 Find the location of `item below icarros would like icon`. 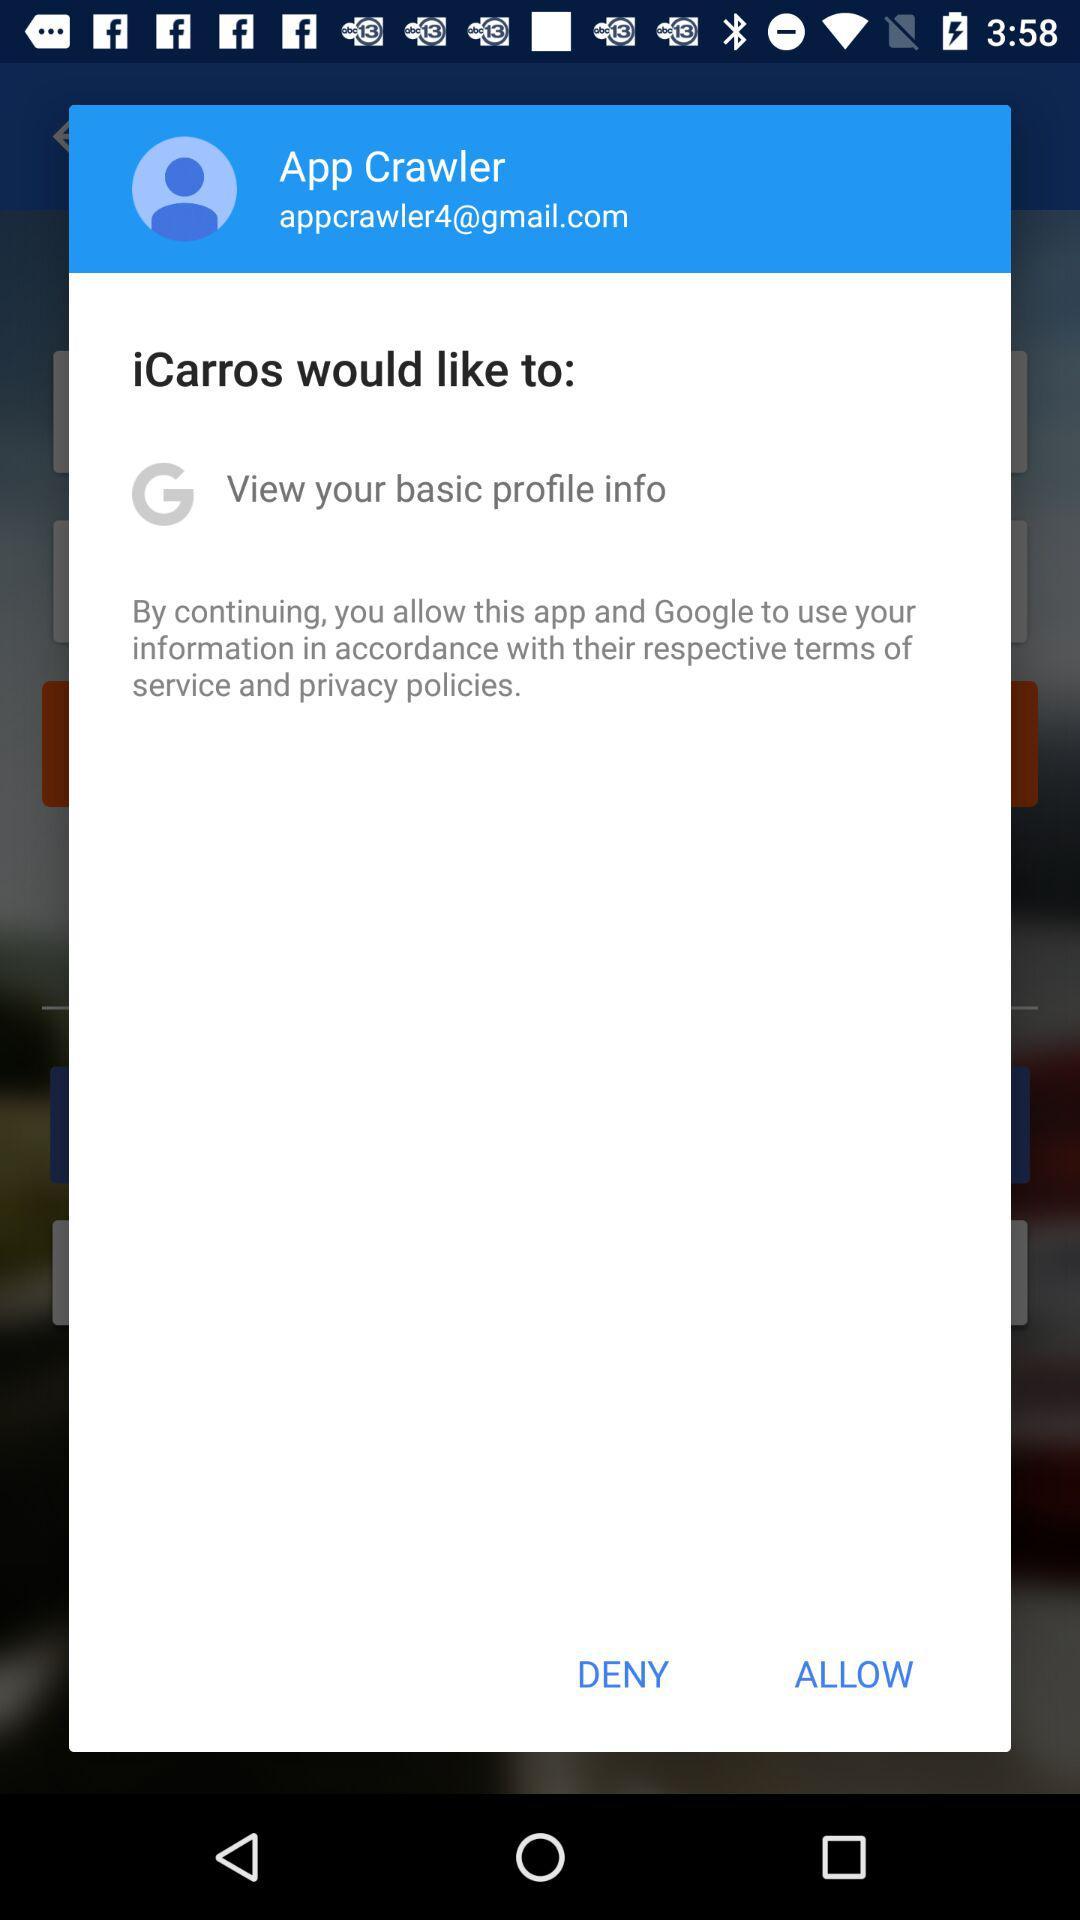

item below icarros would like icon is located at coordinates (445, 487).